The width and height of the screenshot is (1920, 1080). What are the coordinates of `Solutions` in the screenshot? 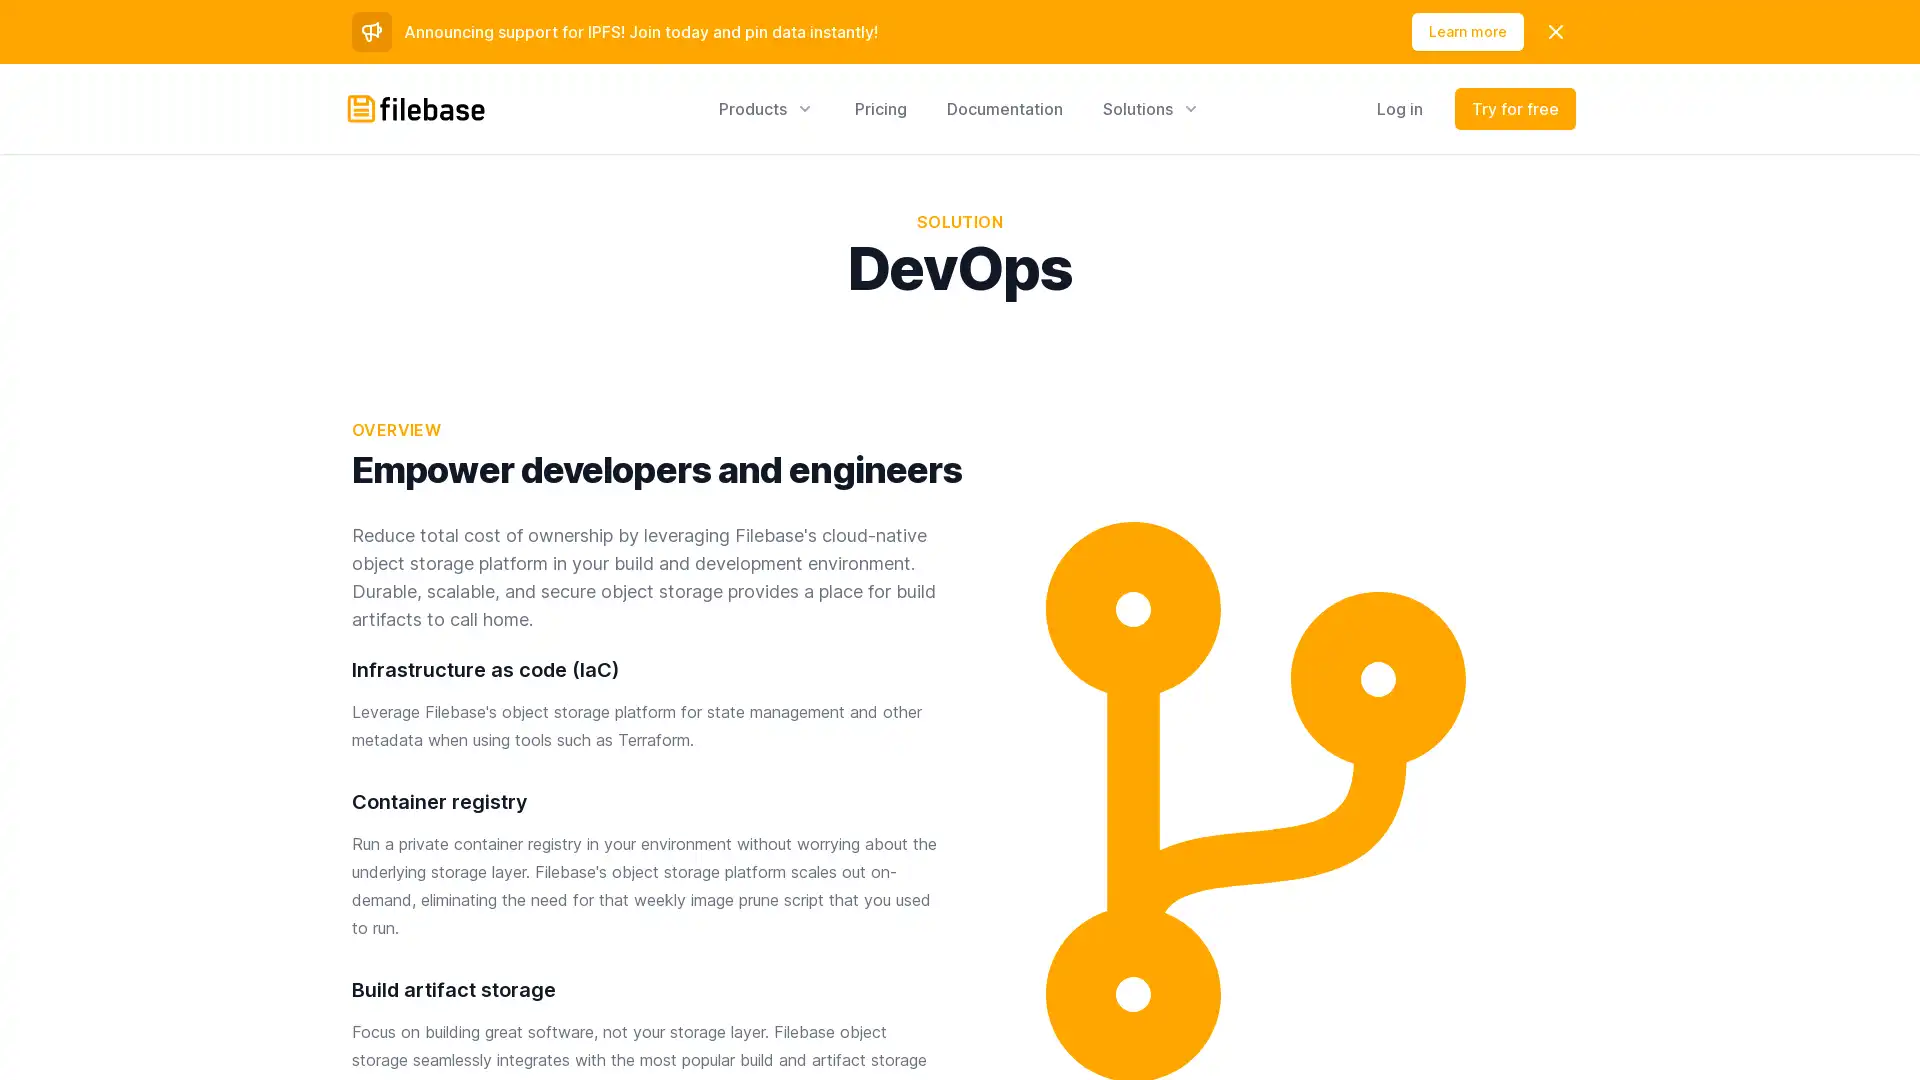 It's located at (1152, 108).